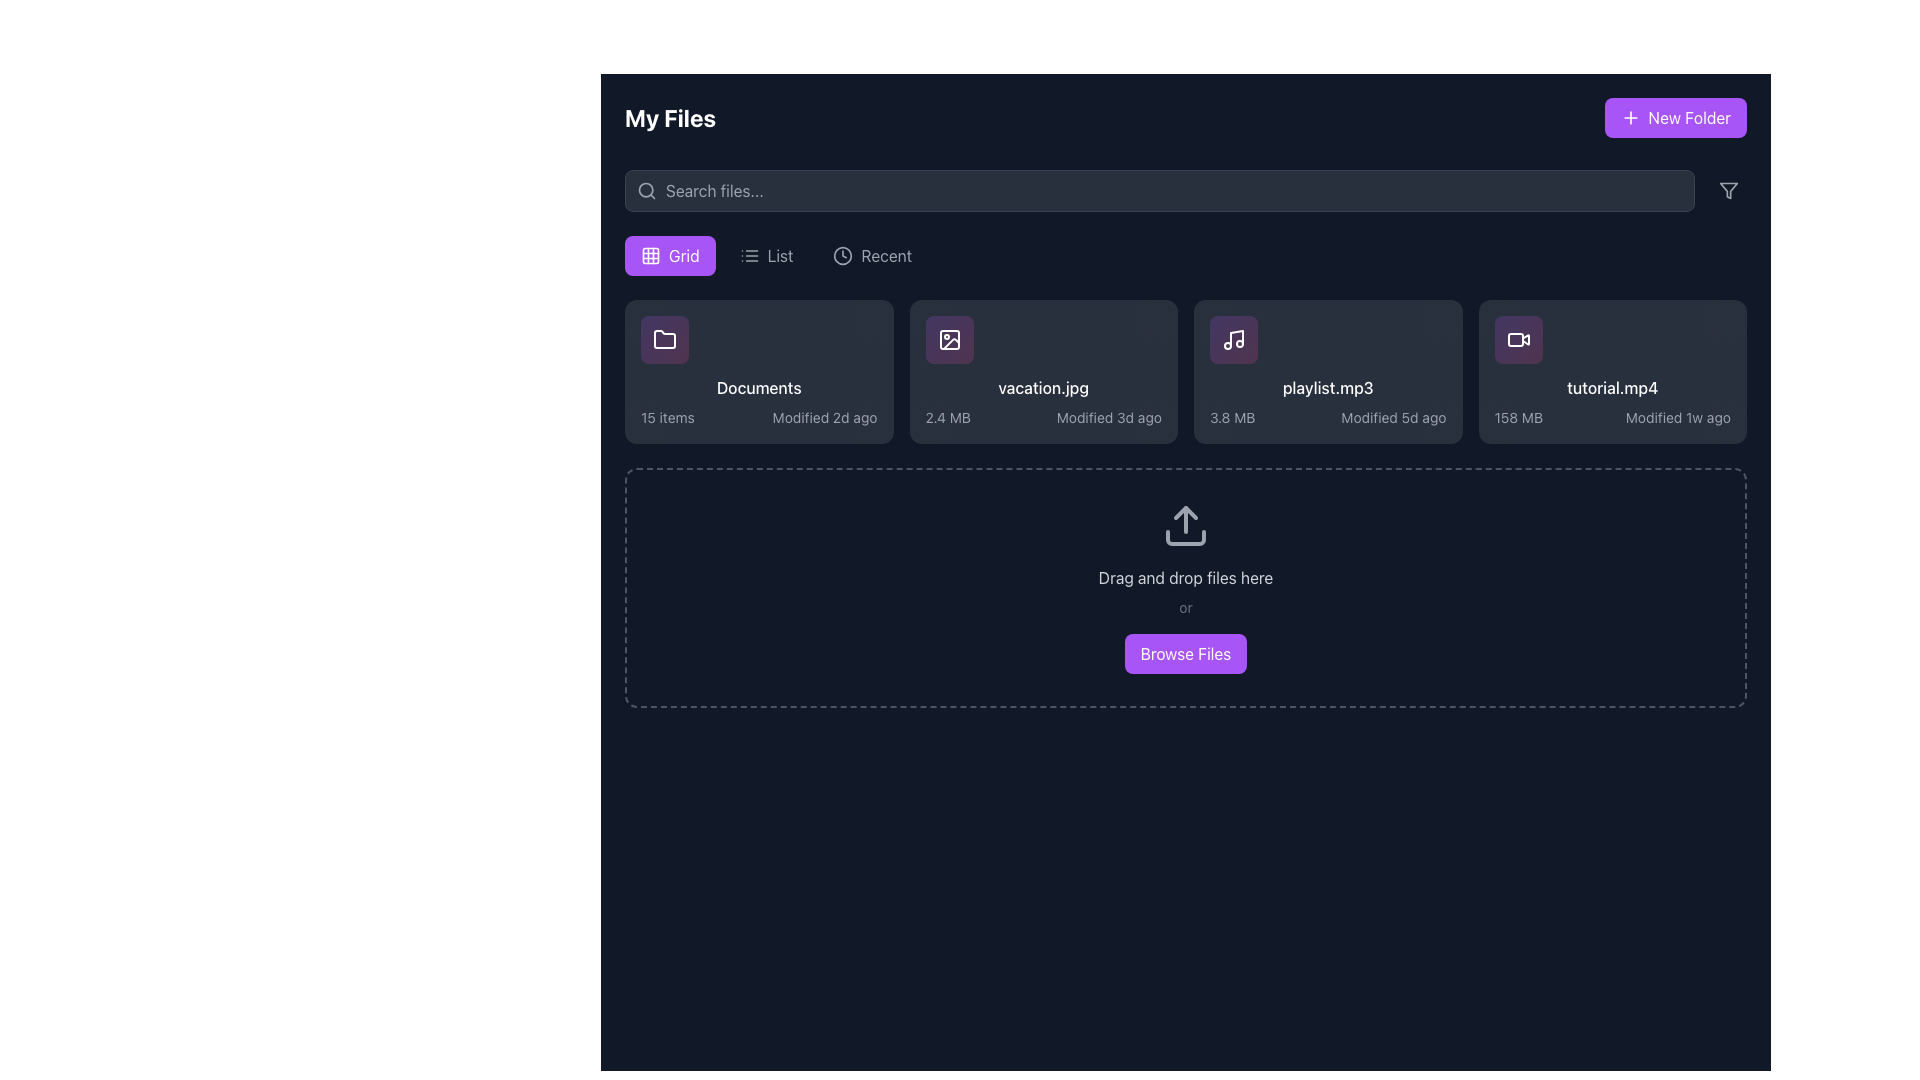 Image resolution: width=1920 pixels, height=1080 pixels. What do you see at coordinates (1660, 371) in the screenshot?
I see `the delete button labeled 'tutorial.mp4' located in the top-right corner of its item's thumbnail` at bounding box center [1660, 371].